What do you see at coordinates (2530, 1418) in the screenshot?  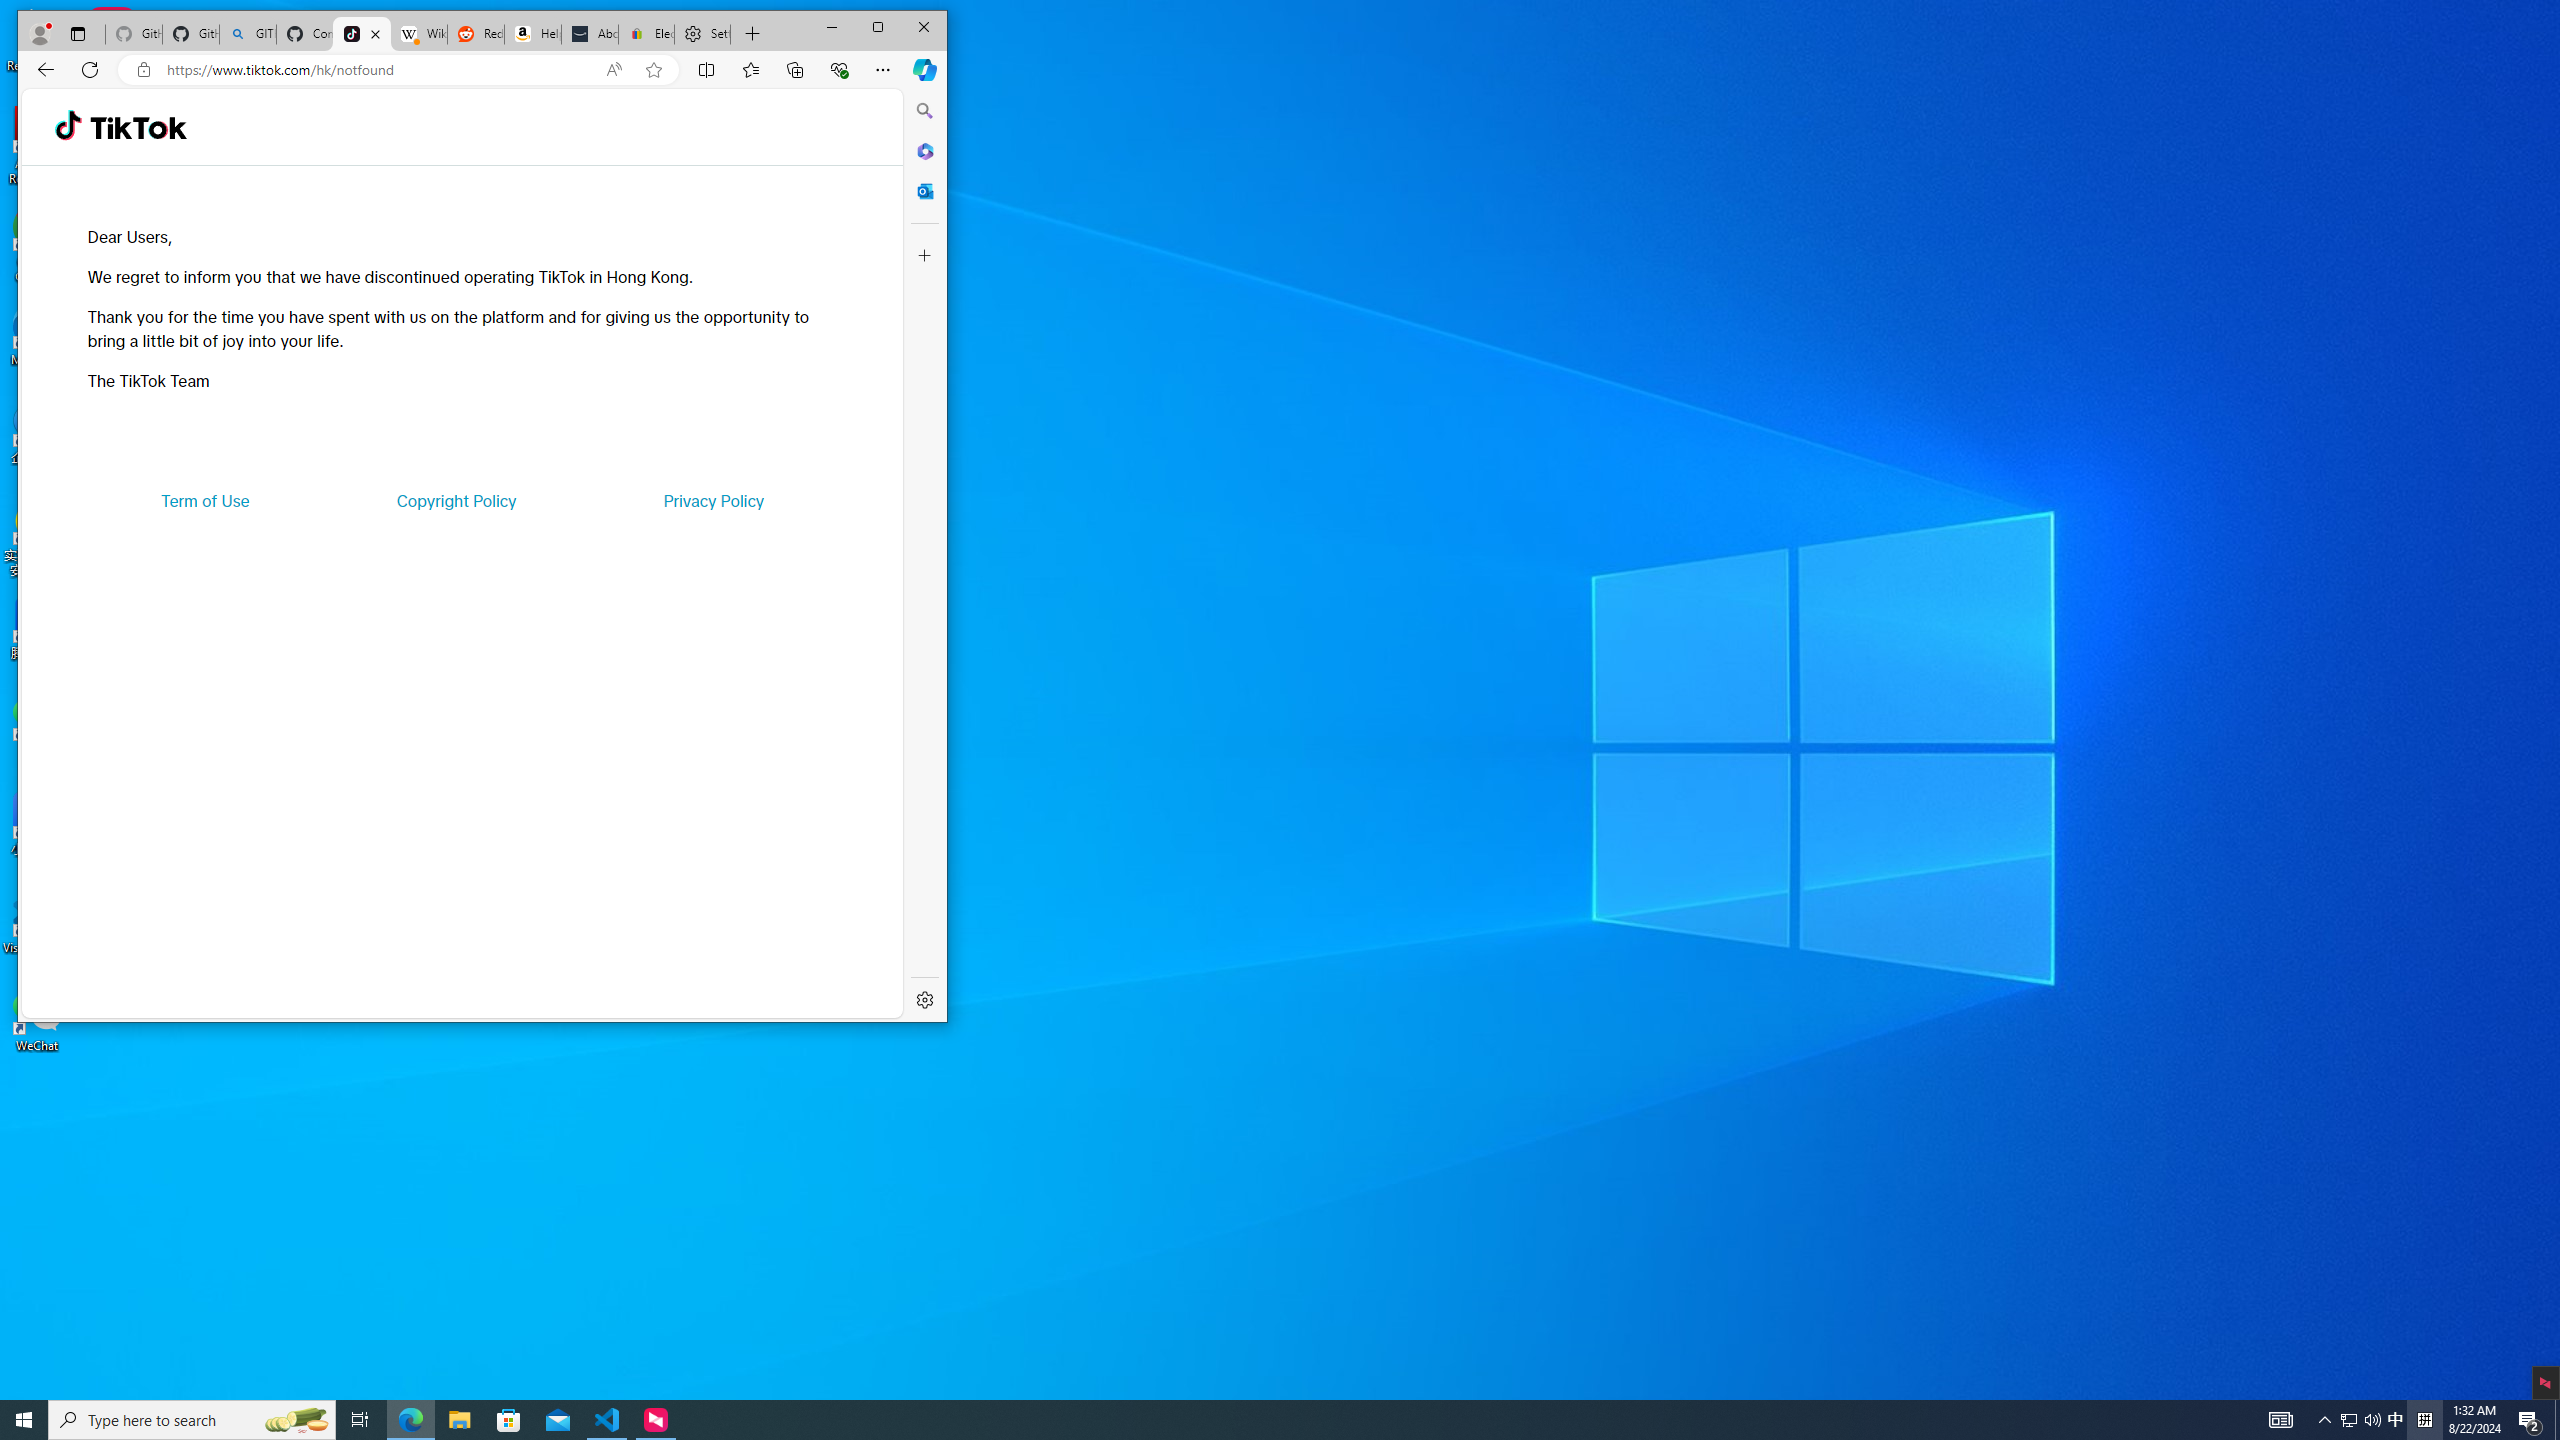 I see `'Action Center, 2 new notifications'` at bounding box center [2530, 1418].